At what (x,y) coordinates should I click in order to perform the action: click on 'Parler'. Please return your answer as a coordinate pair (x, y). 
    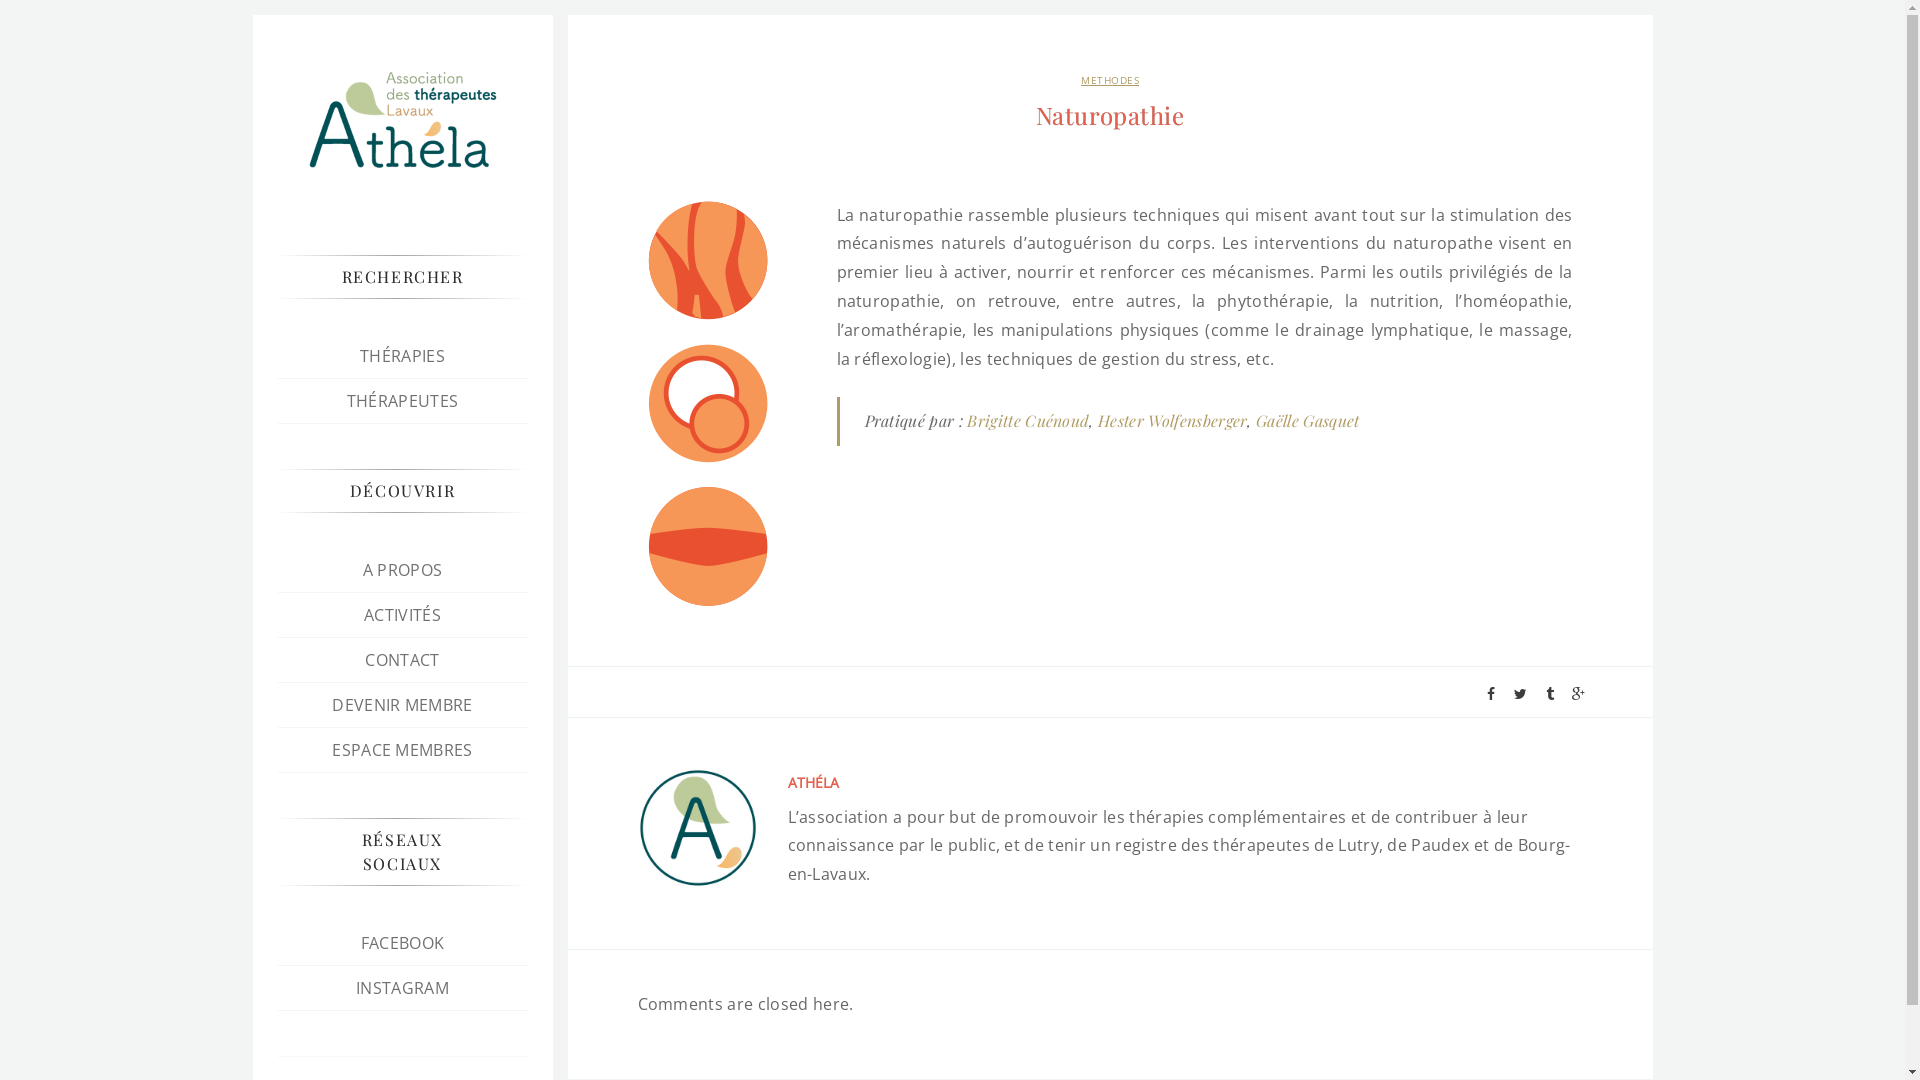
    Looking at the image, I should click on (708, 546).